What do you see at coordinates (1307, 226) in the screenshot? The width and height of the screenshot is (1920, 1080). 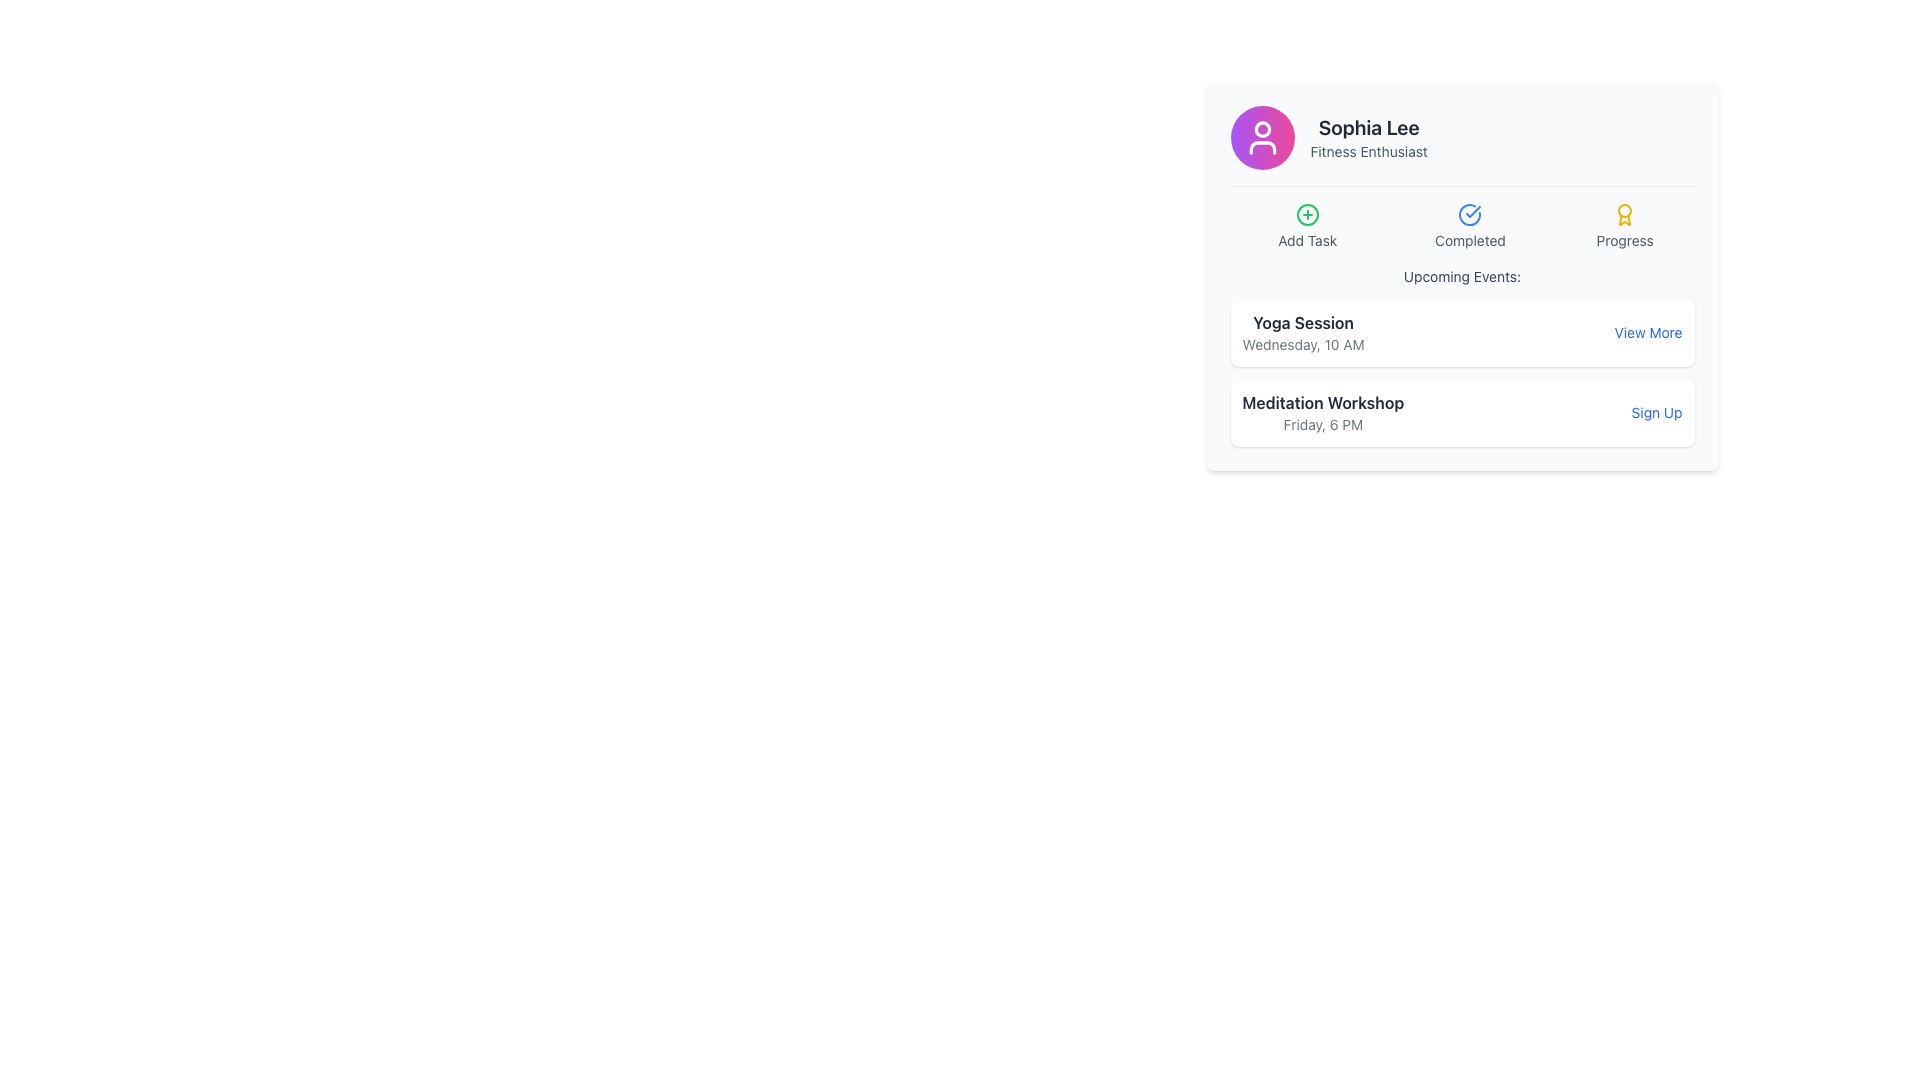 I see `the circular green '+' button labeled 'Add Task'` at bounding box center [1307, 226].